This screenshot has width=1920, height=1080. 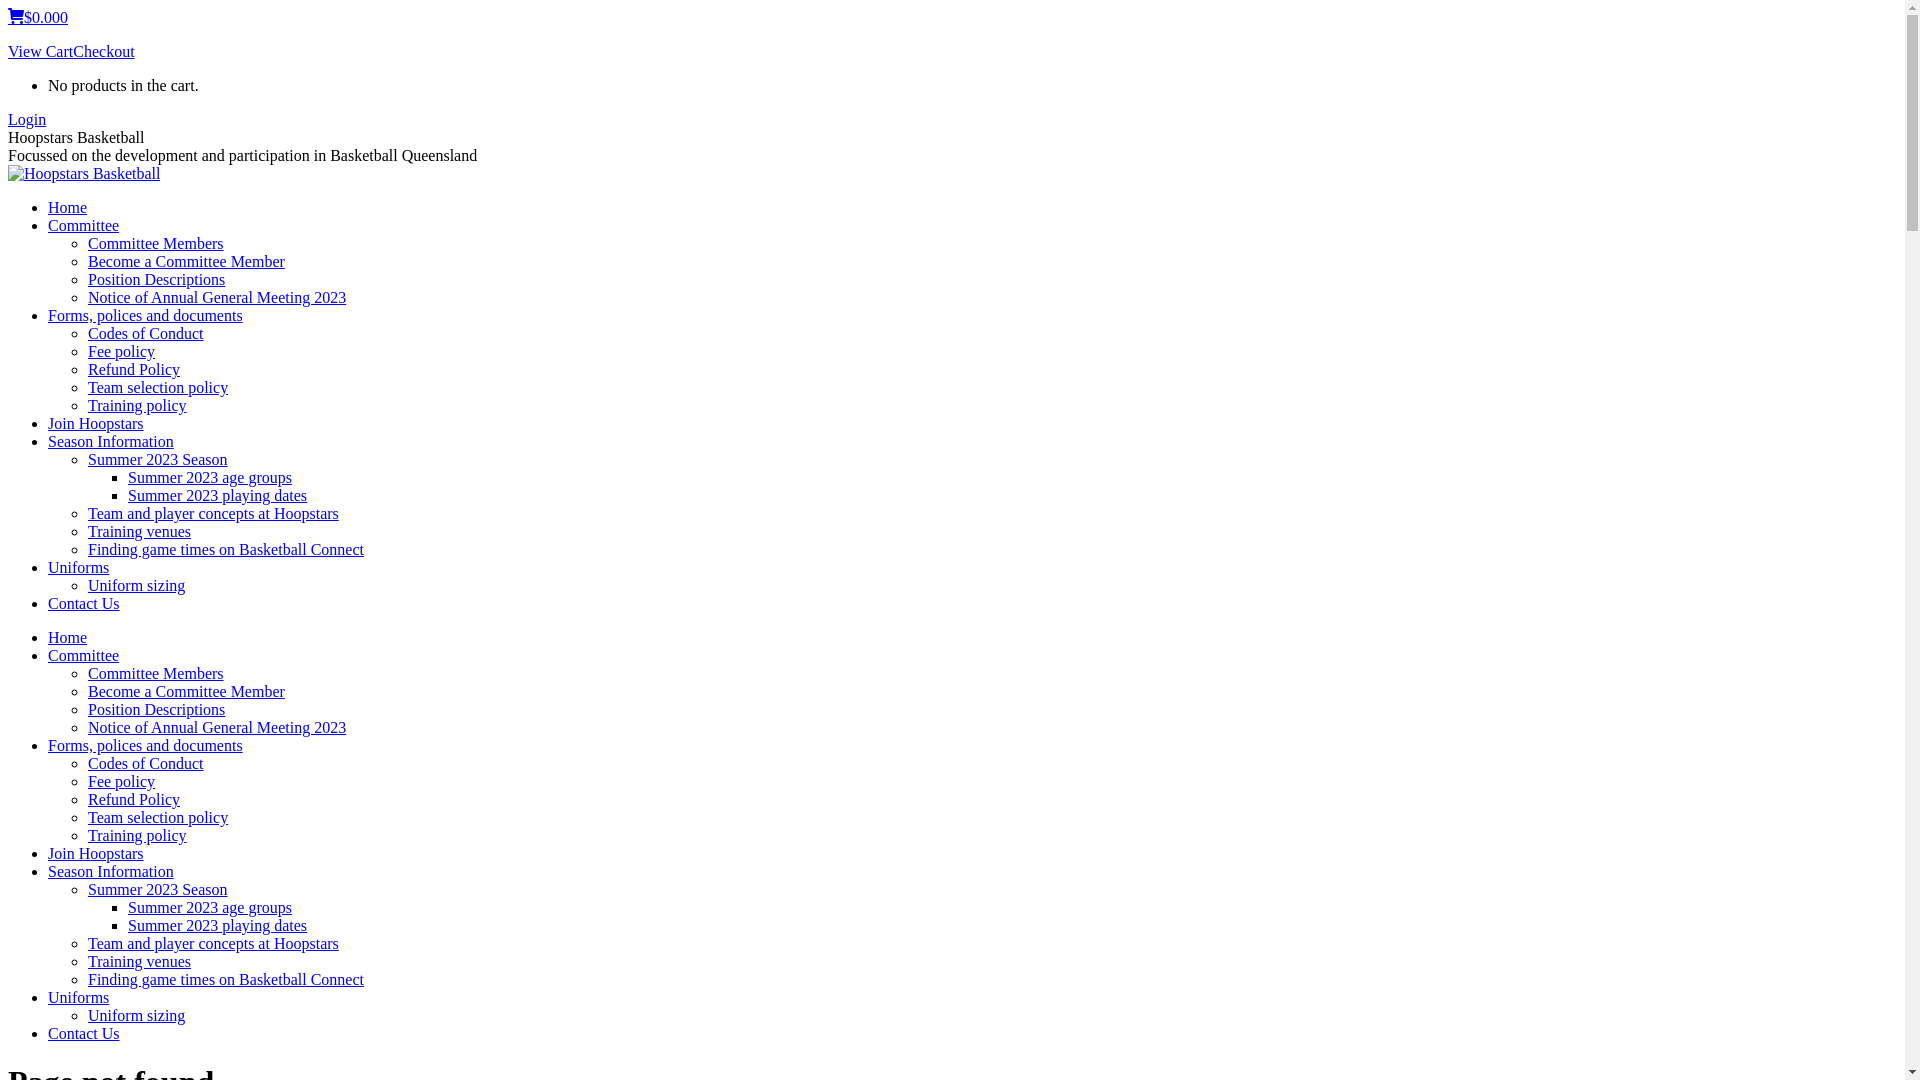 I want to click on 'Refund Policy', so click(x=86, y=369).